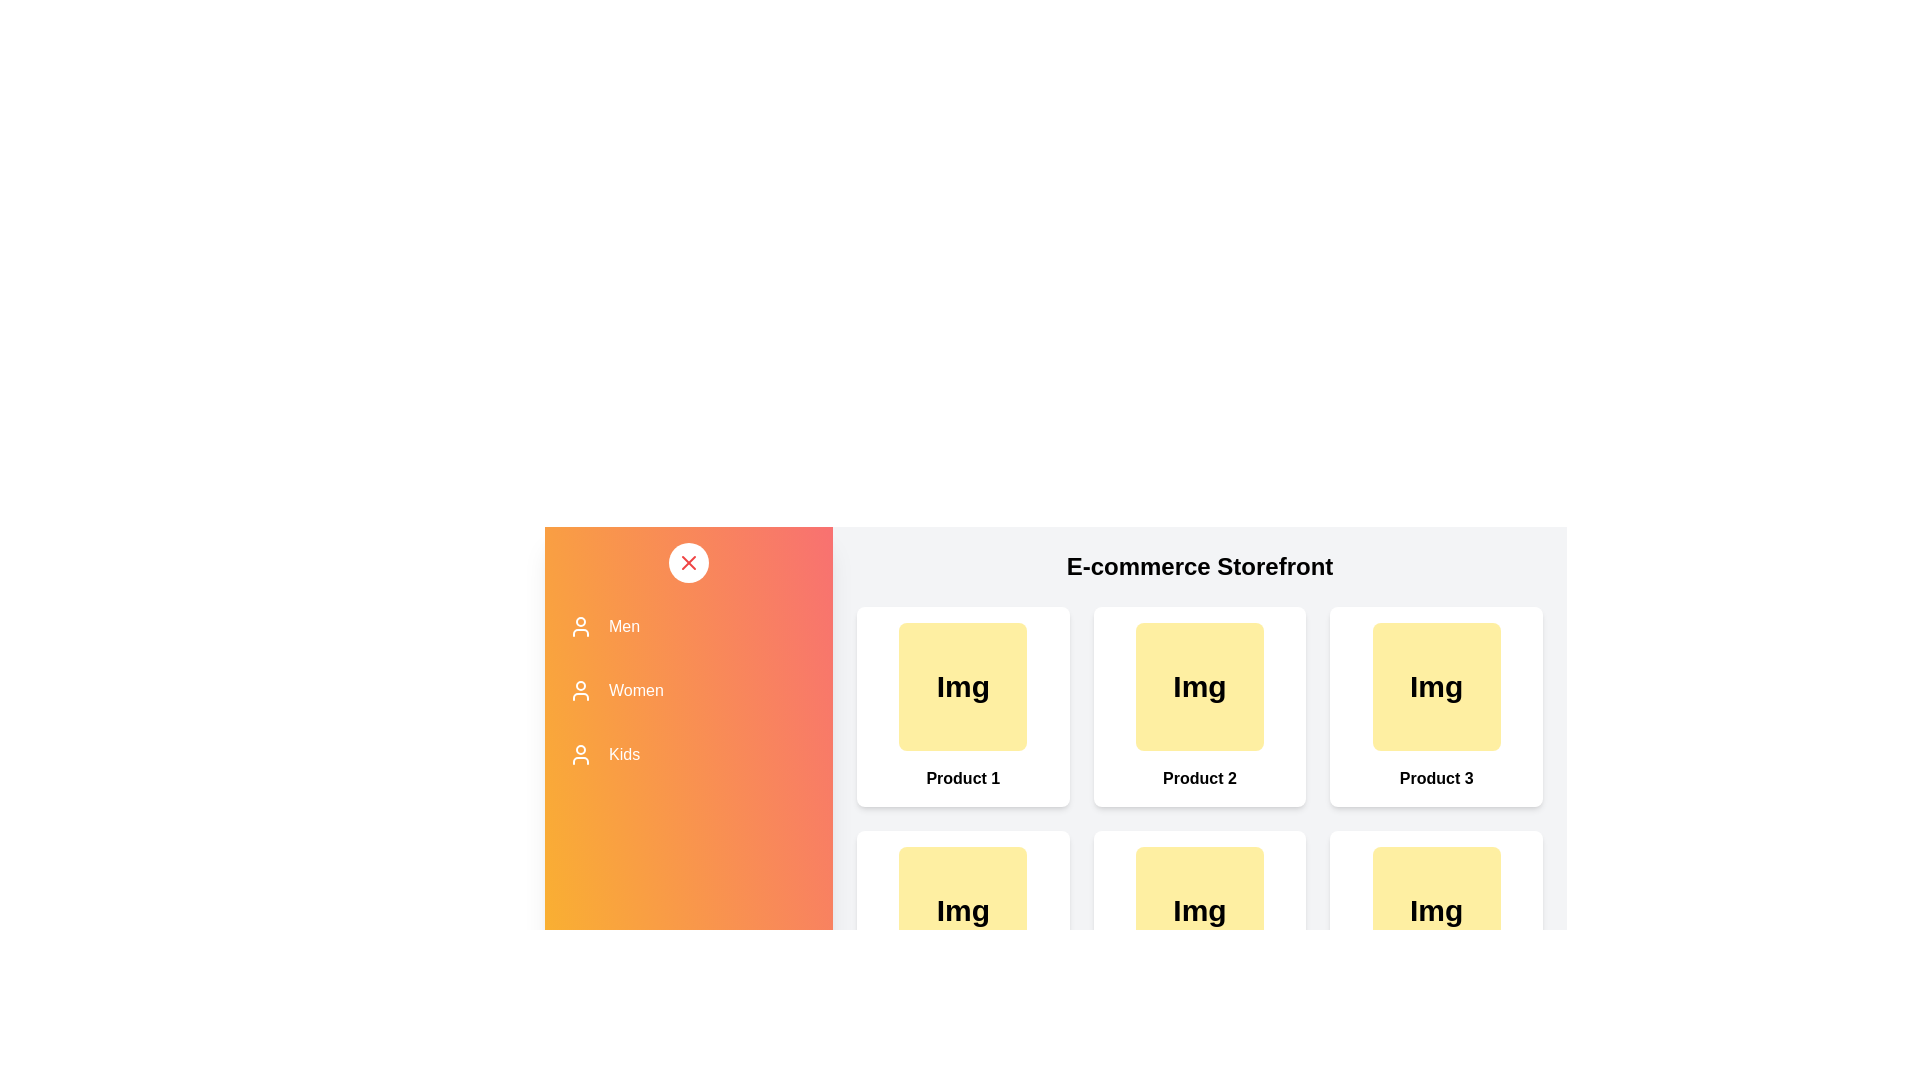 The width and height of the screenshot is (1920, 1080). Describe the element at coordinates (689, 755) in the screenshot. I see `the category Kids from the list` at that location.